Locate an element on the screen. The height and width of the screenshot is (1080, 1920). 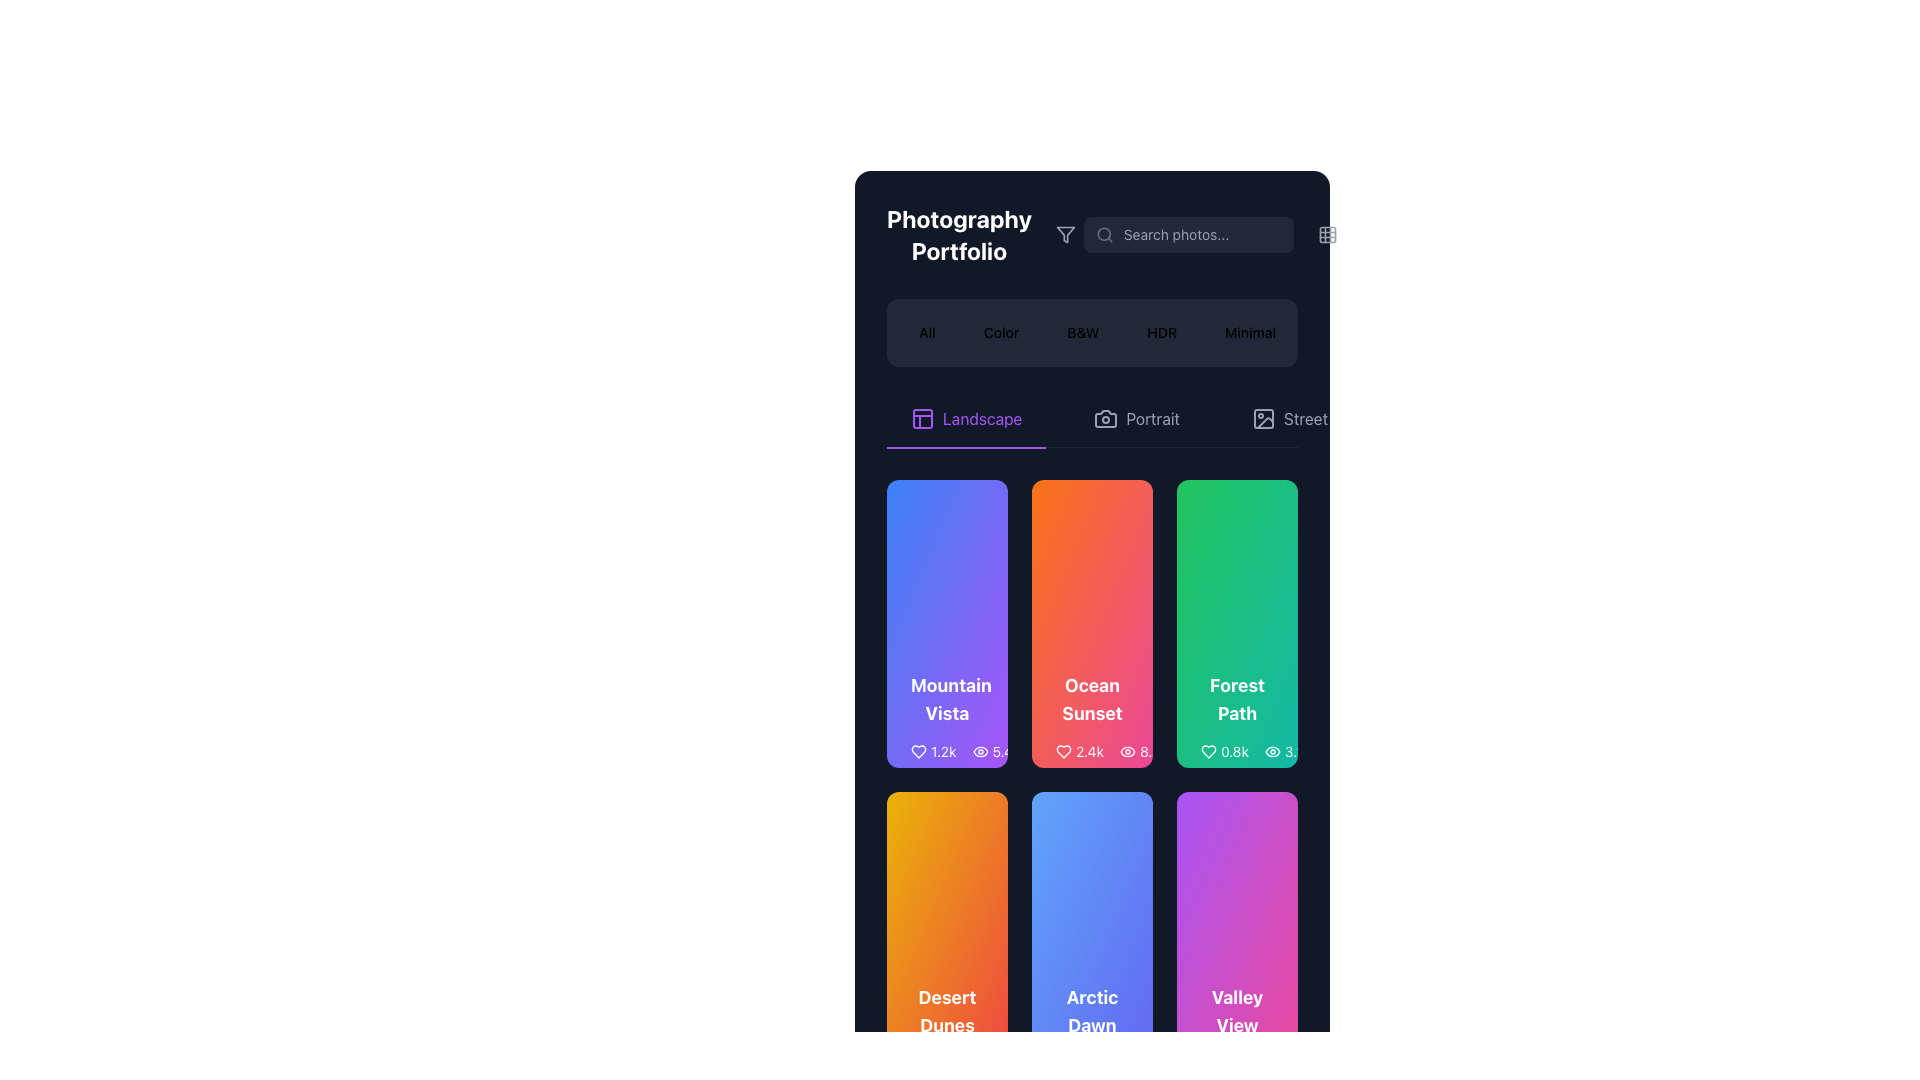
the textual label located at the top of the green card in the third column of the top row in the collection grid is located at coordinates (1236, 698).